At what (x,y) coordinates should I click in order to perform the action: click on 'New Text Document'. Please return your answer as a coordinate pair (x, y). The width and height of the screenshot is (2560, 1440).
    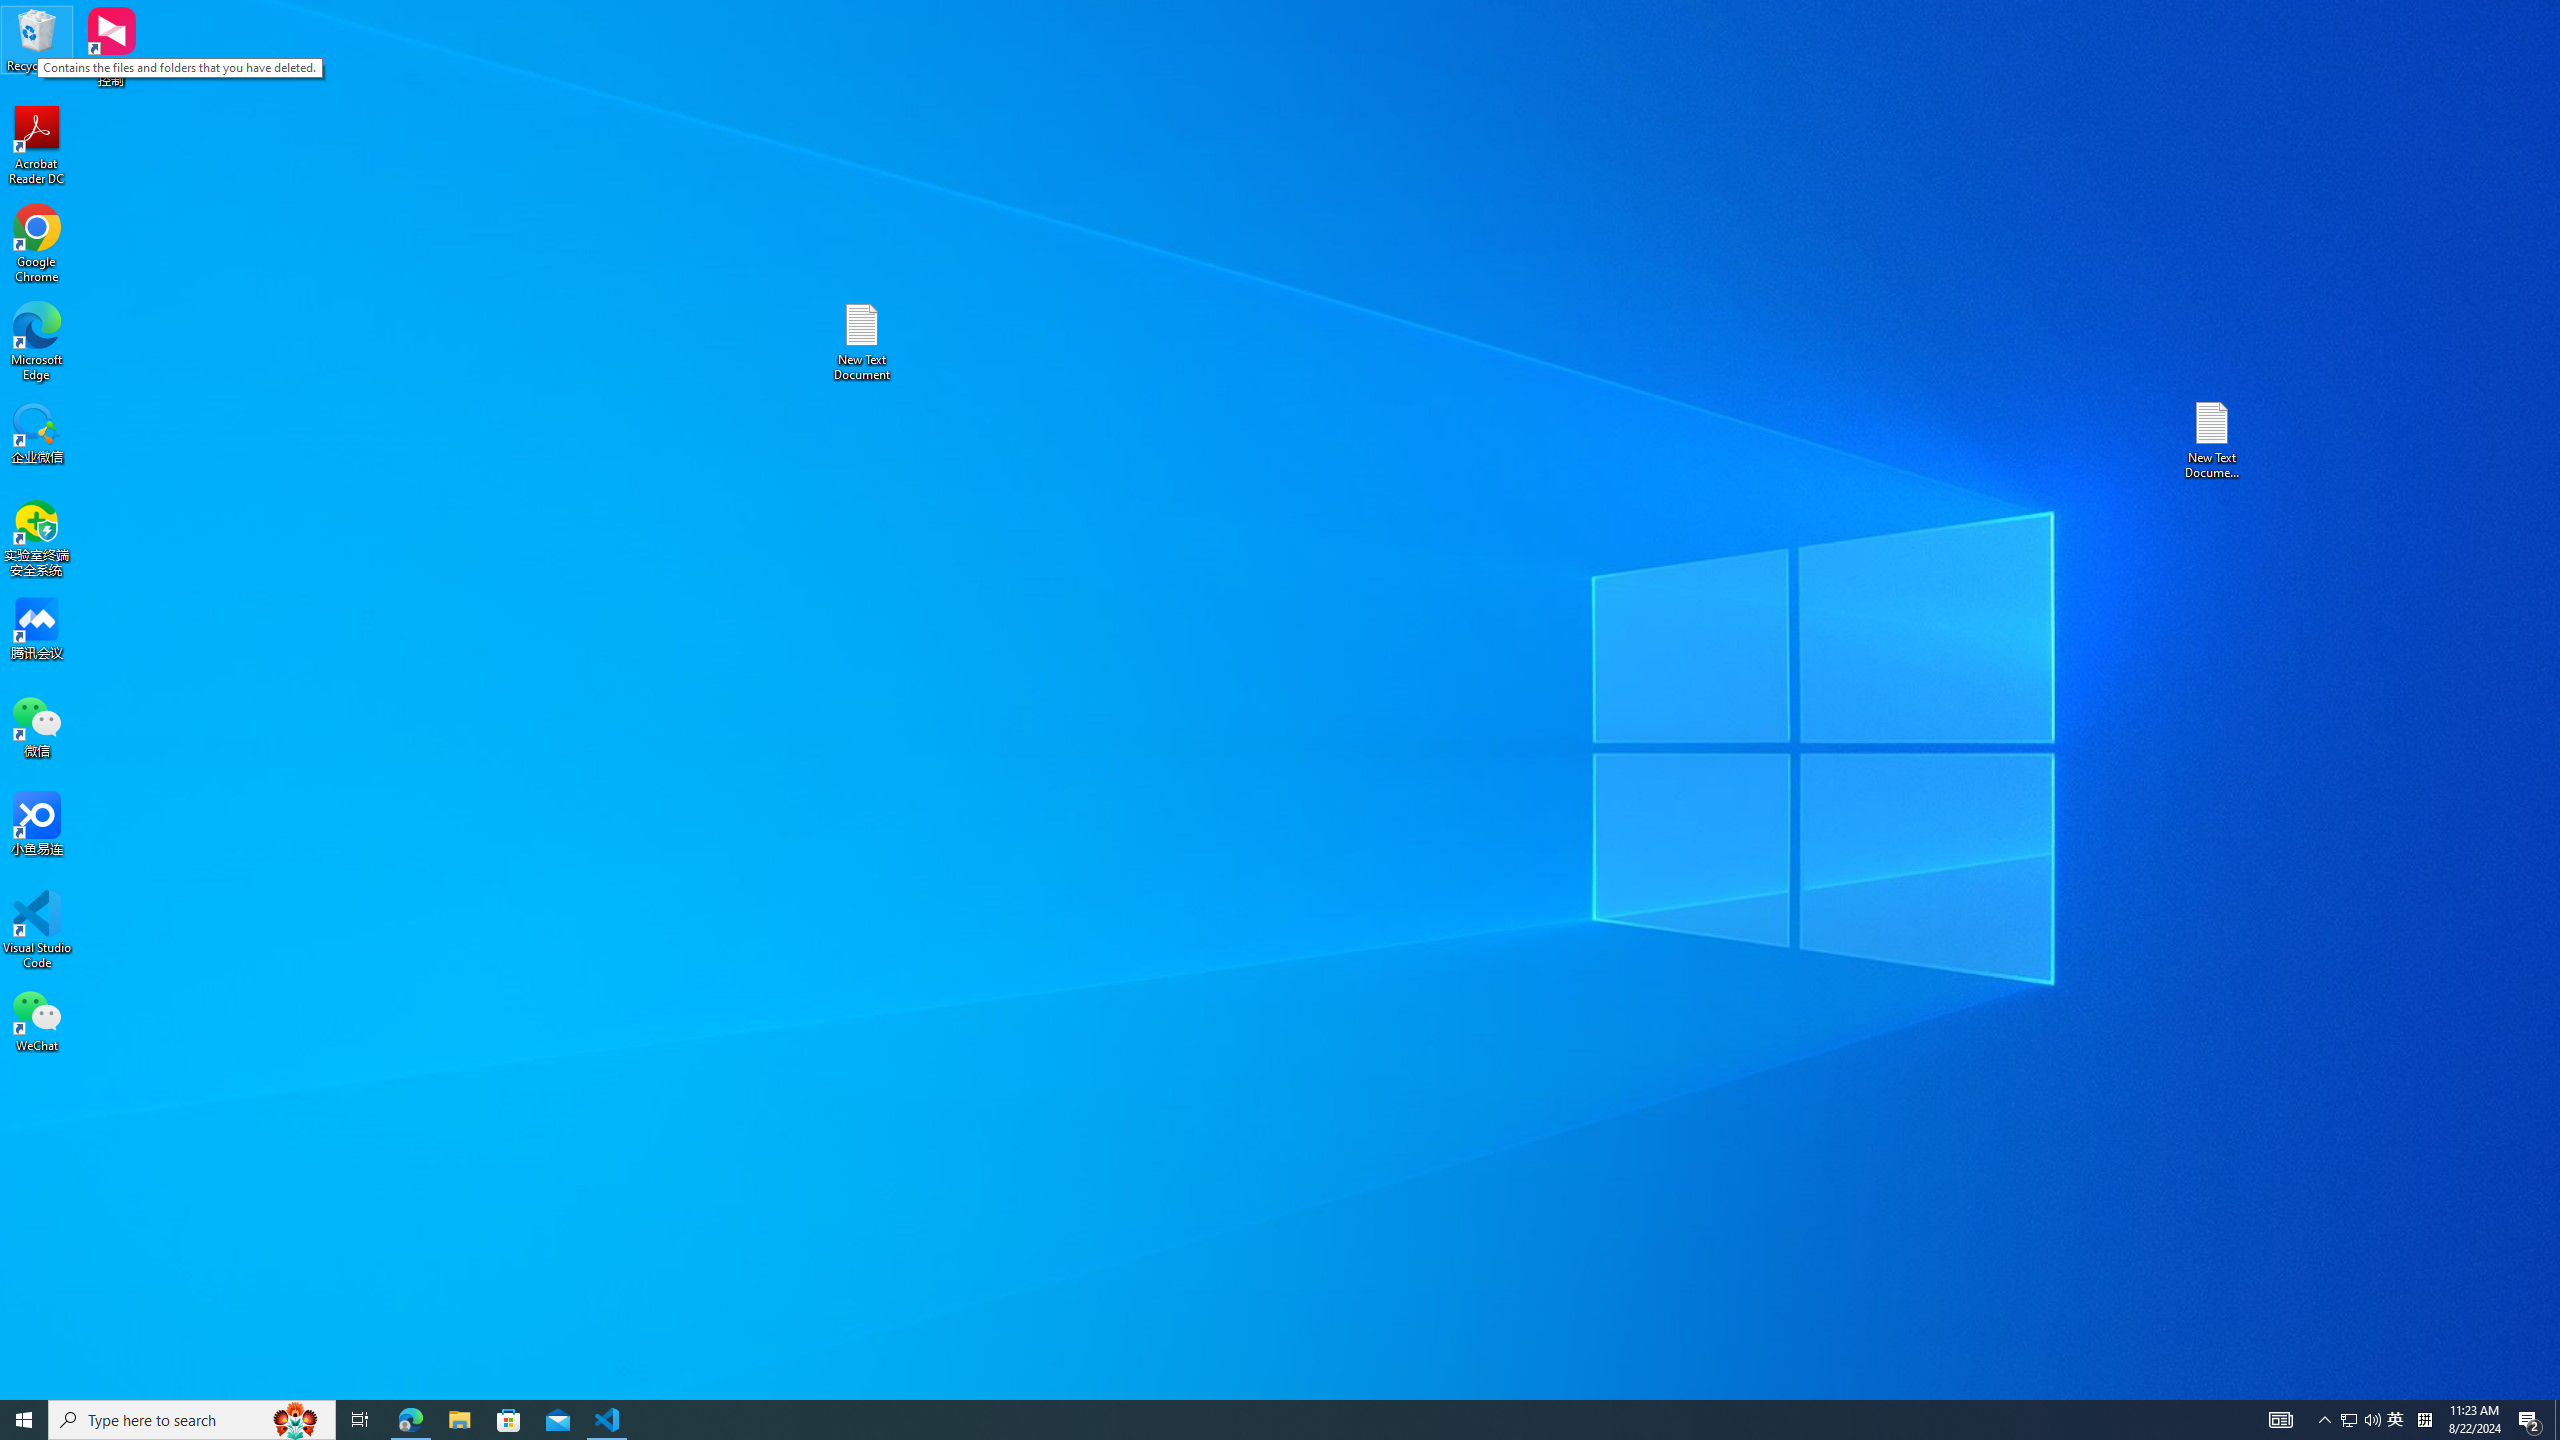
    Looking at the image, I should click on (860, 341).